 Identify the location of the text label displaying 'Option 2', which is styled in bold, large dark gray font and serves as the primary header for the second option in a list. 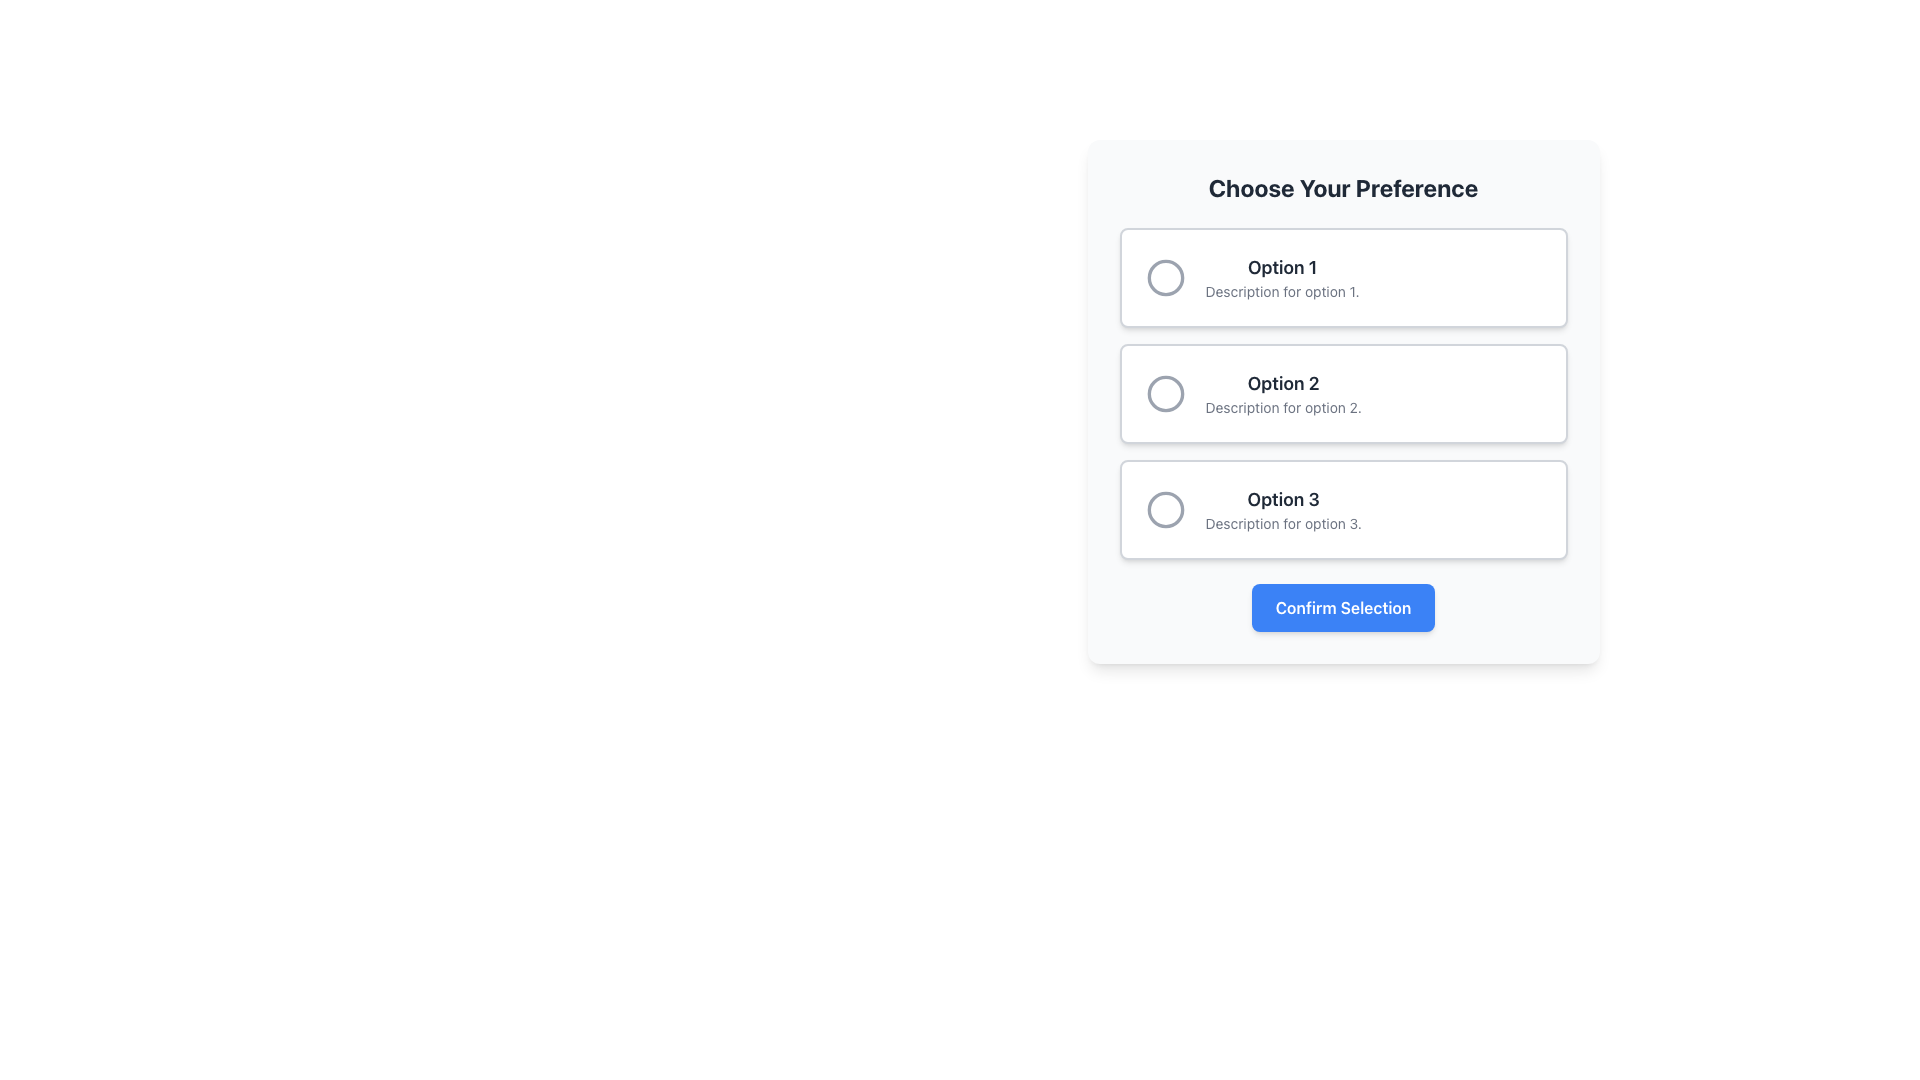
(1283, 384).